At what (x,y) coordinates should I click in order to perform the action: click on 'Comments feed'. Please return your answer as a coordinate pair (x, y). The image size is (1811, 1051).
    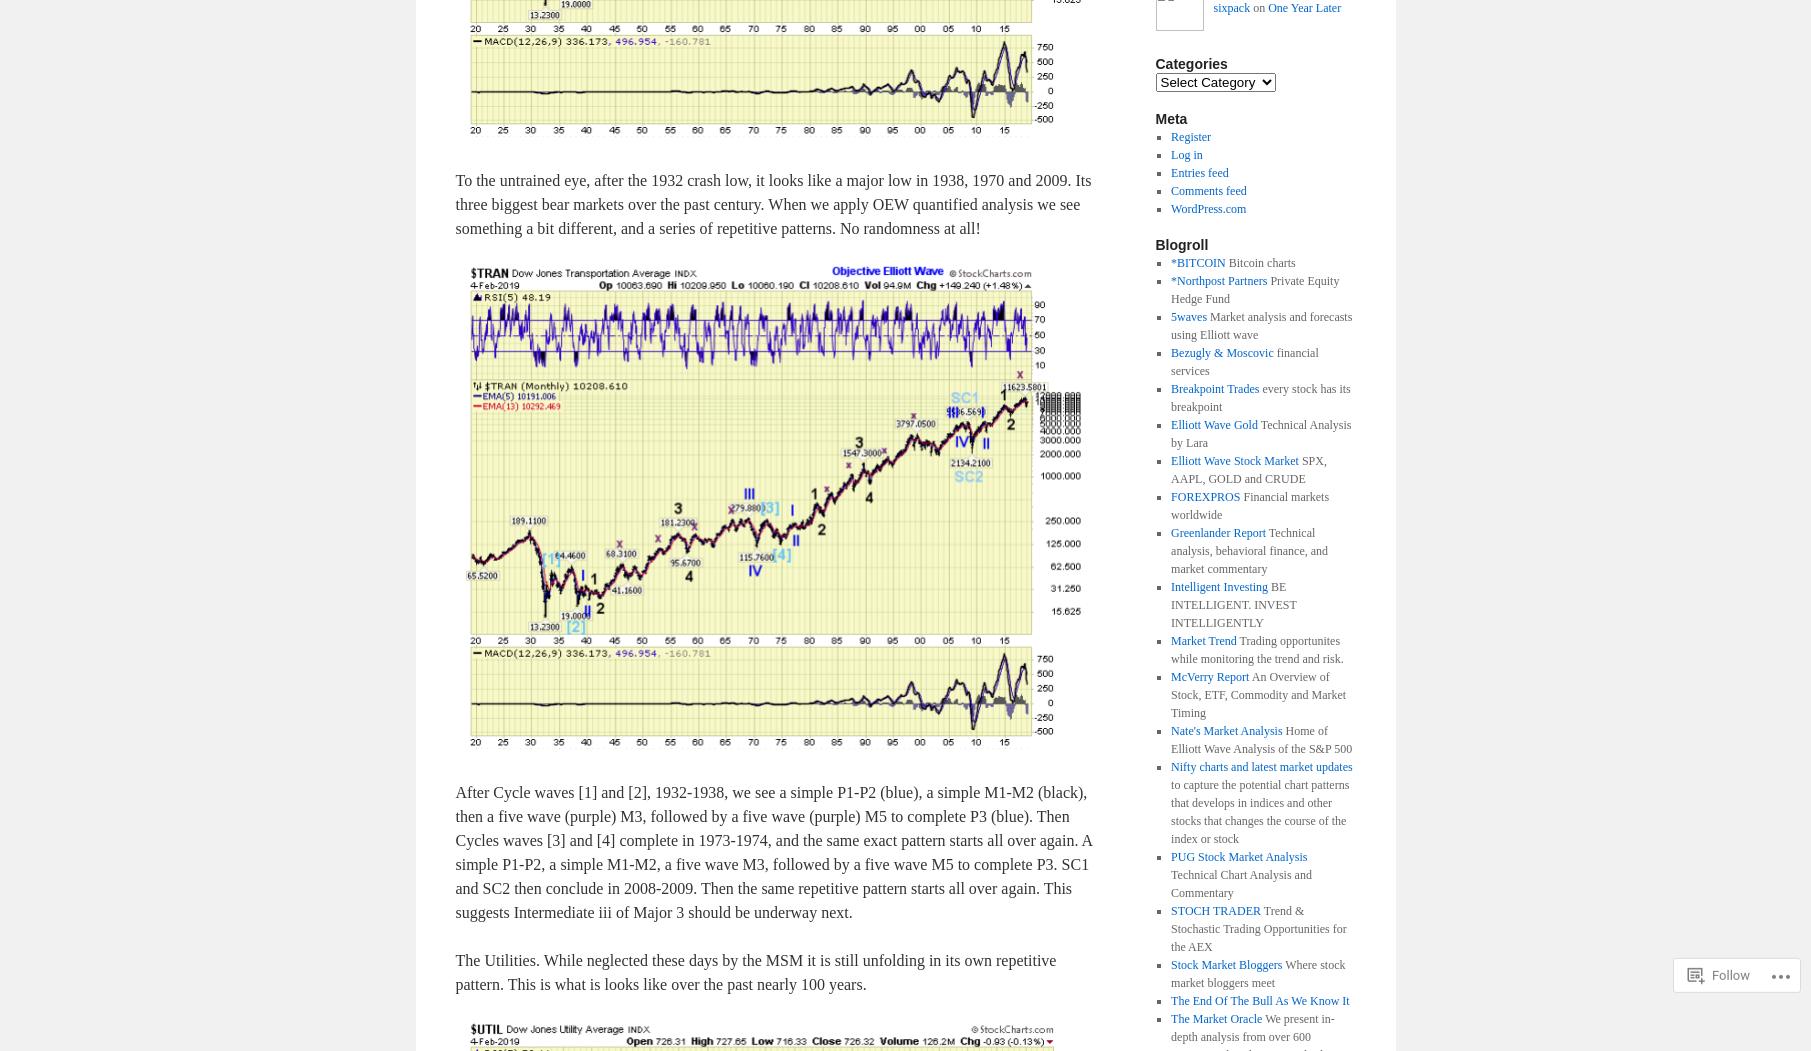
    Looking at the image, I should click on (1208, 190).